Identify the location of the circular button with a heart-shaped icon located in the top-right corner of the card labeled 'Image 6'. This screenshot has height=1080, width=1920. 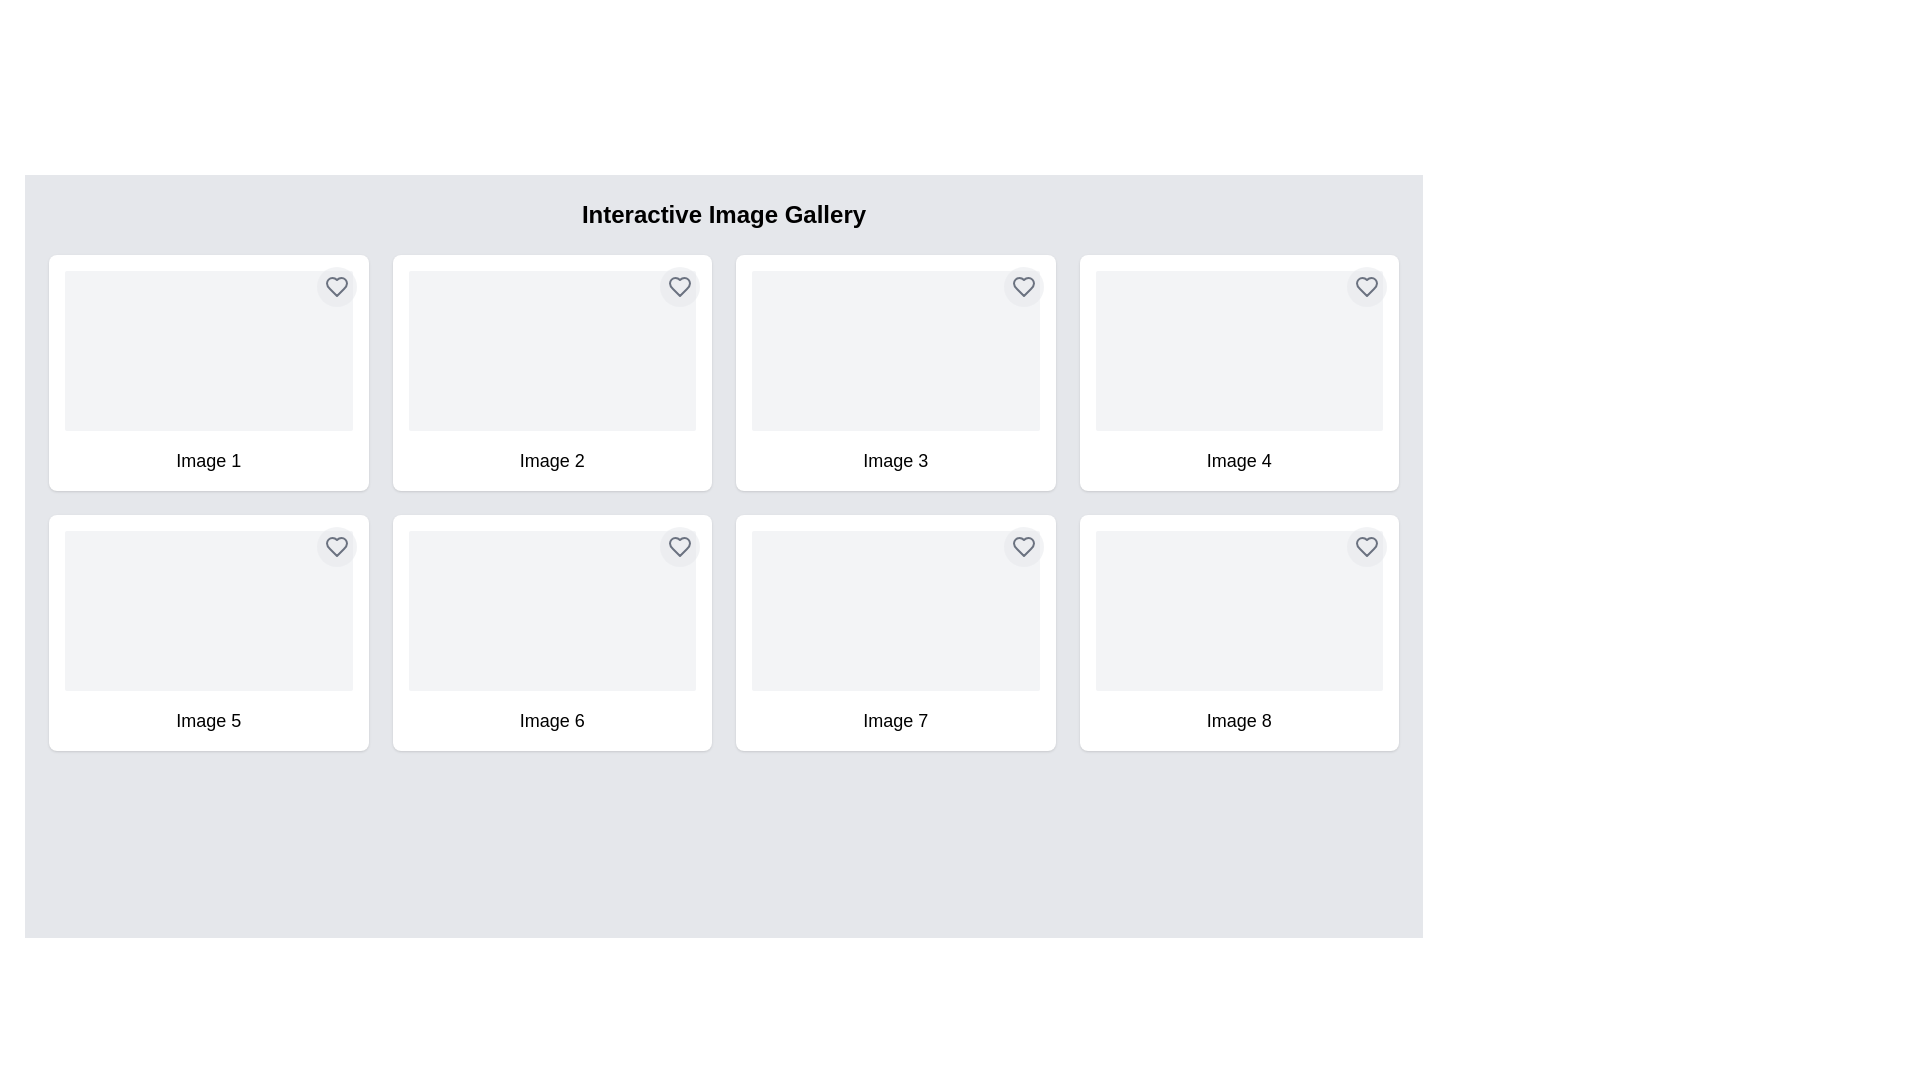
(680, 547).